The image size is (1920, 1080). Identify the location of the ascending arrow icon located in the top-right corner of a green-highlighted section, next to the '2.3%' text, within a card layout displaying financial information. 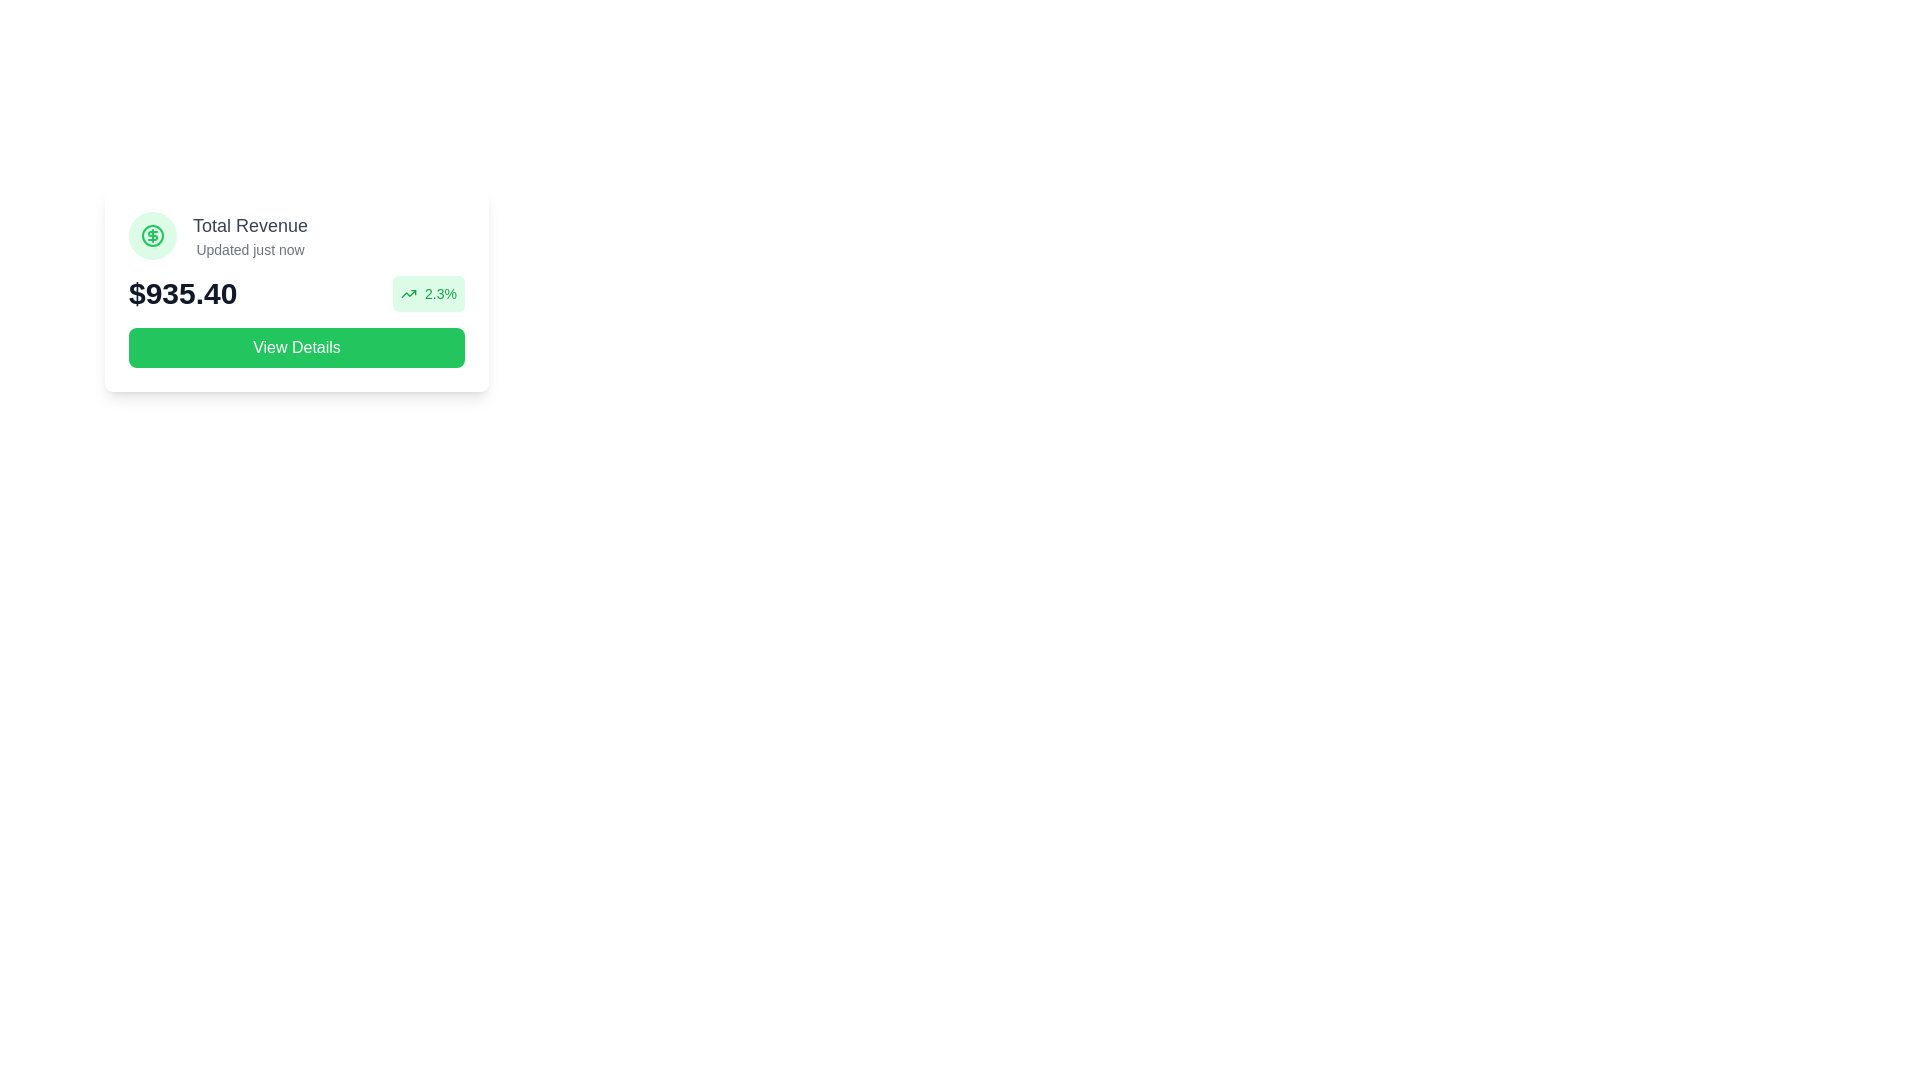
(408, 293).